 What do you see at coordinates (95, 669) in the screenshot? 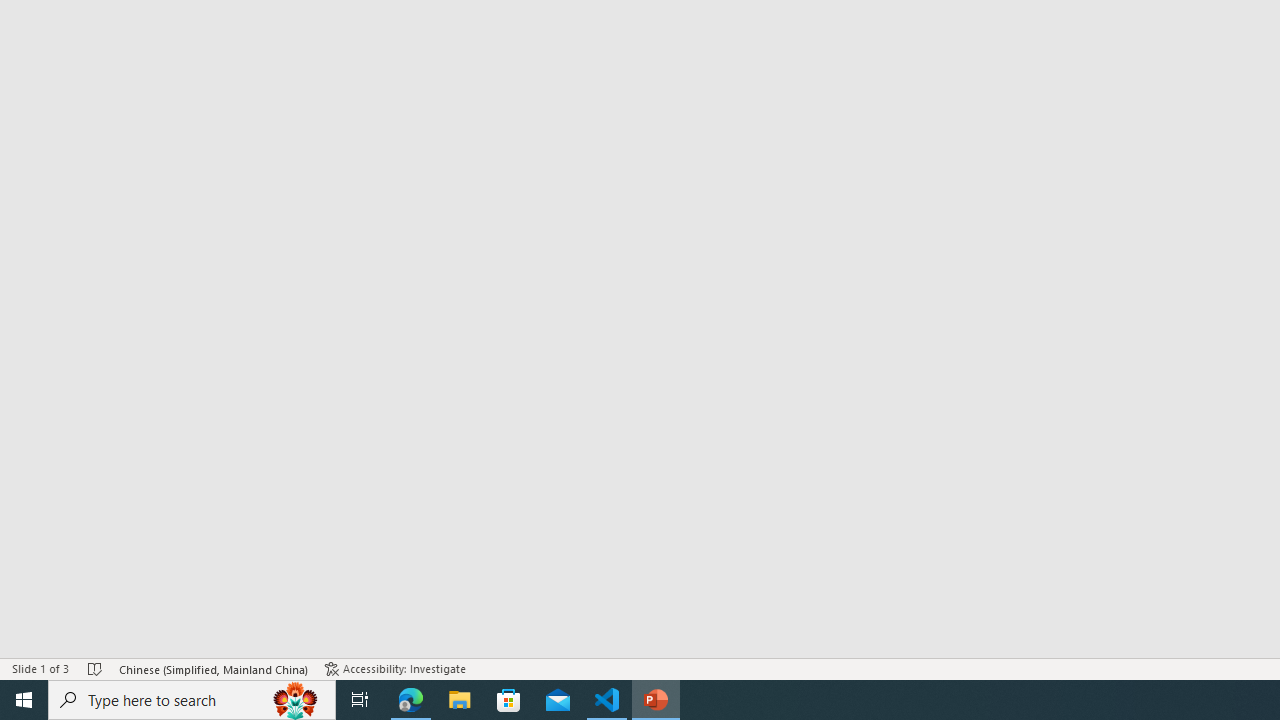
I see `'Spell Check No Errors'` at bounding box center [95, 669].